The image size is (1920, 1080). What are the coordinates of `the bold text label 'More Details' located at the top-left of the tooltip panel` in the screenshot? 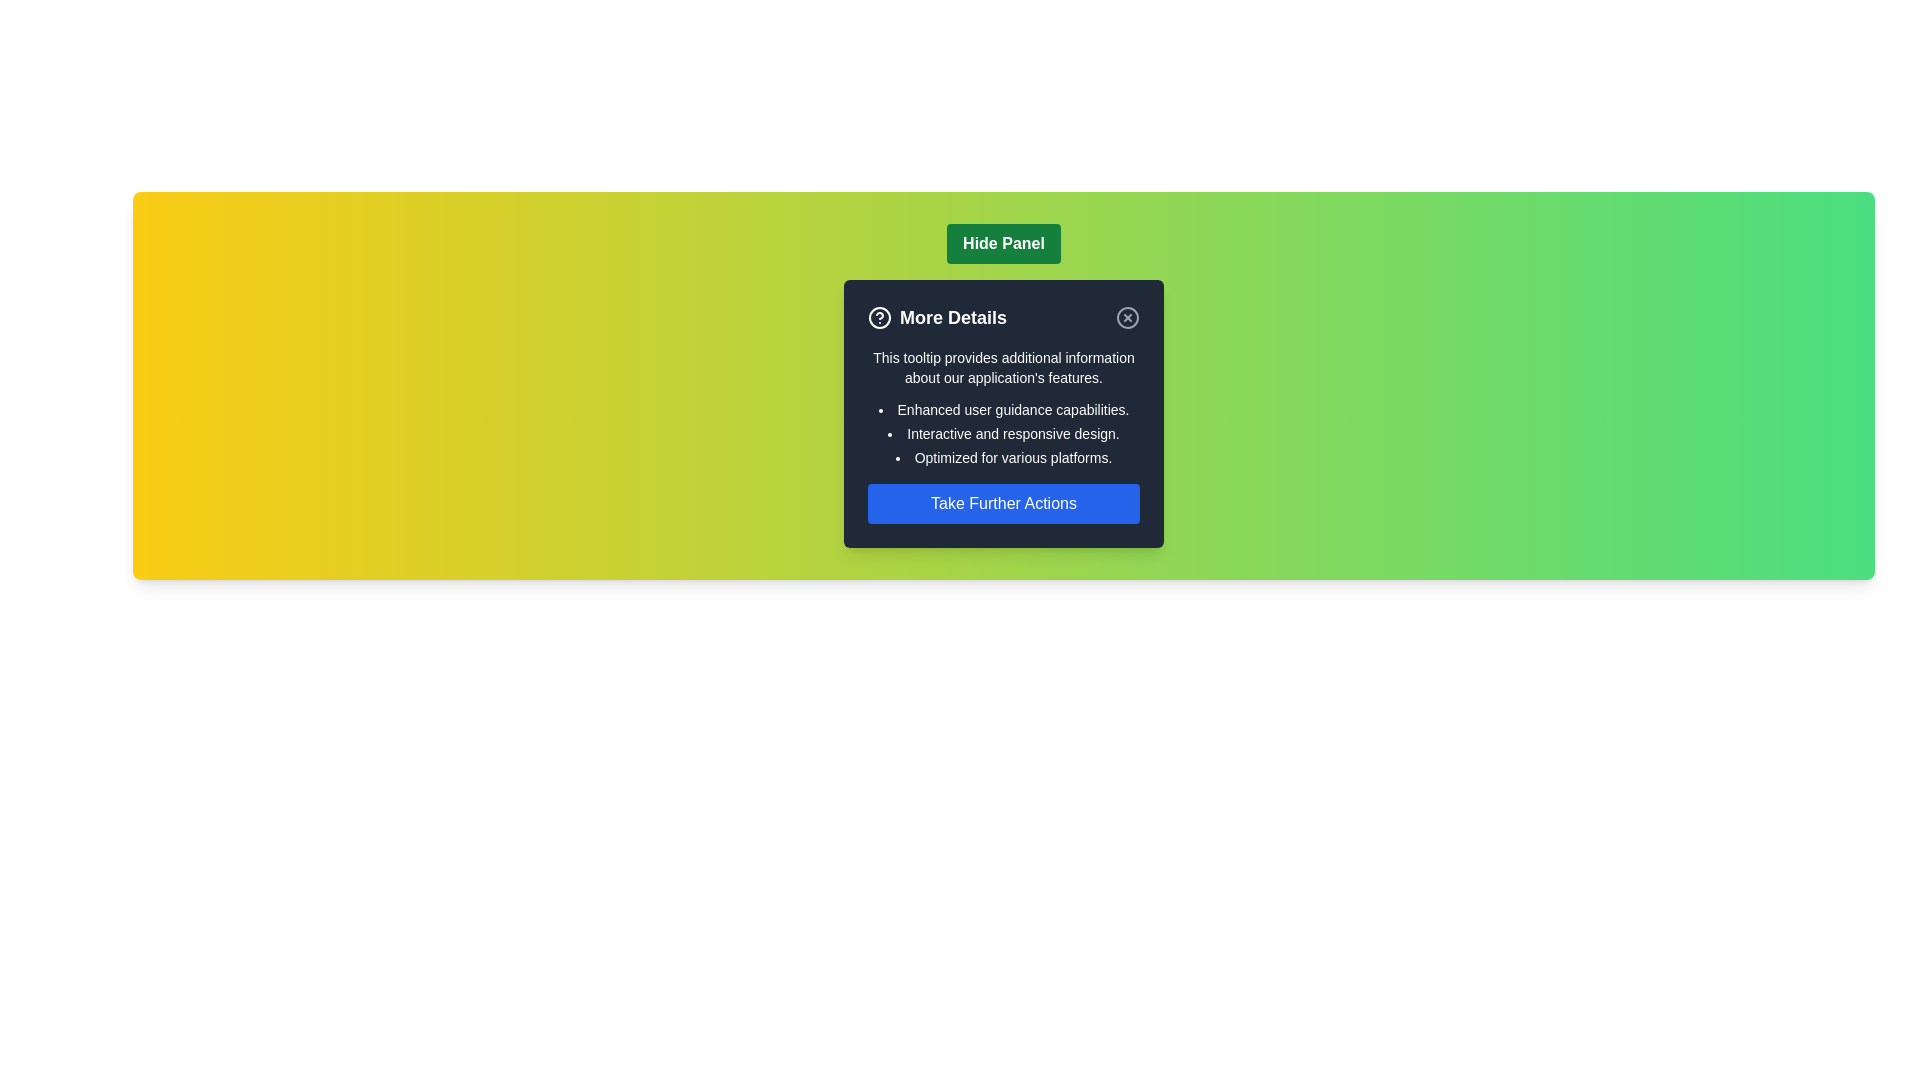 It's located at (952, 316).